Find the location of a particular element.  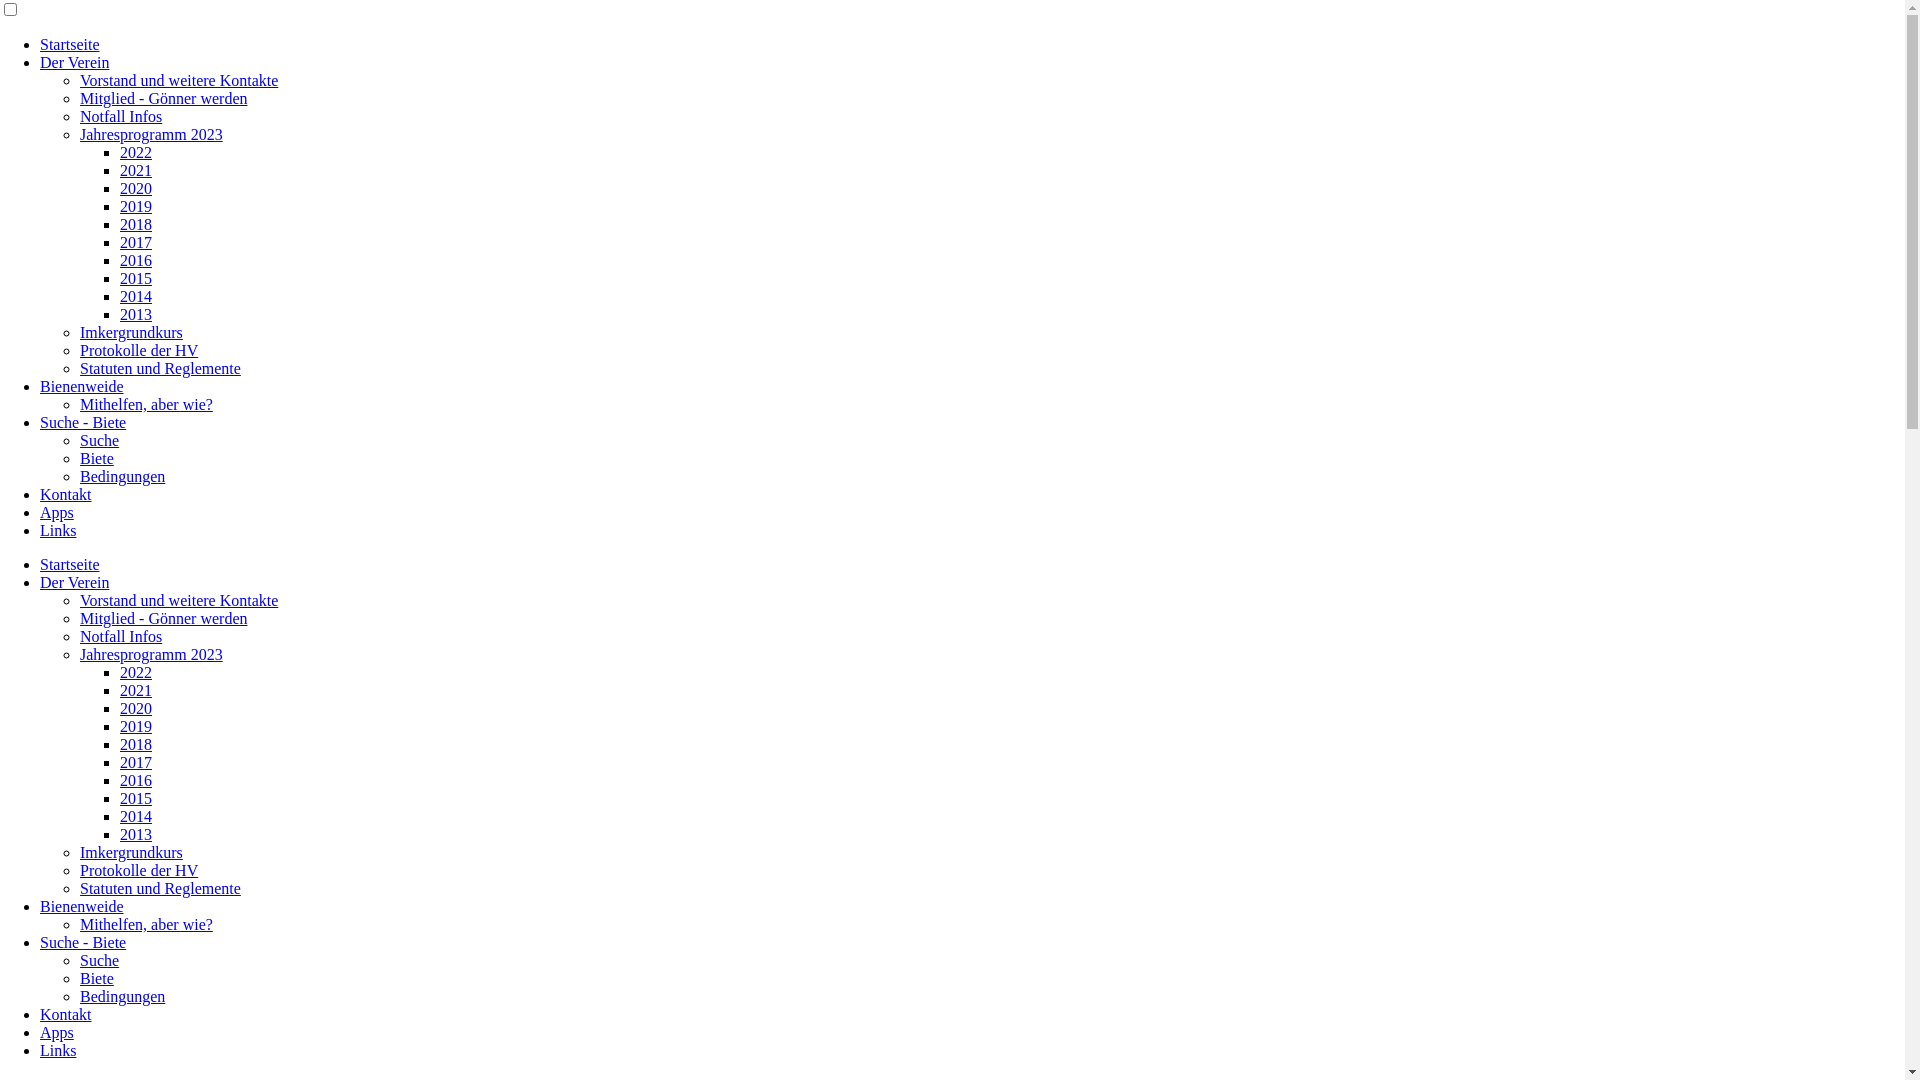

'Notfall Infos' is located at coordinates (119, 116).